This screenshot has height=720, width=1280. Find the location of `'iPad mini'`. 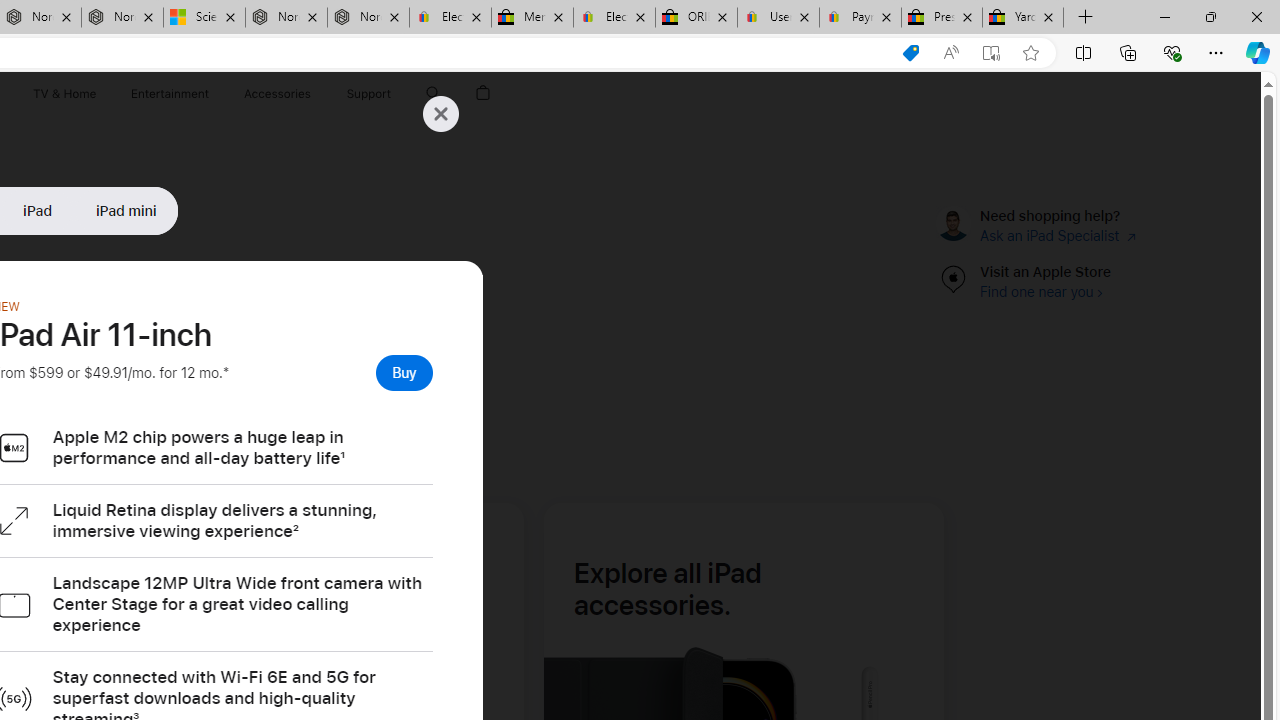

'iPad mini' is located at coordinates (125, 210).